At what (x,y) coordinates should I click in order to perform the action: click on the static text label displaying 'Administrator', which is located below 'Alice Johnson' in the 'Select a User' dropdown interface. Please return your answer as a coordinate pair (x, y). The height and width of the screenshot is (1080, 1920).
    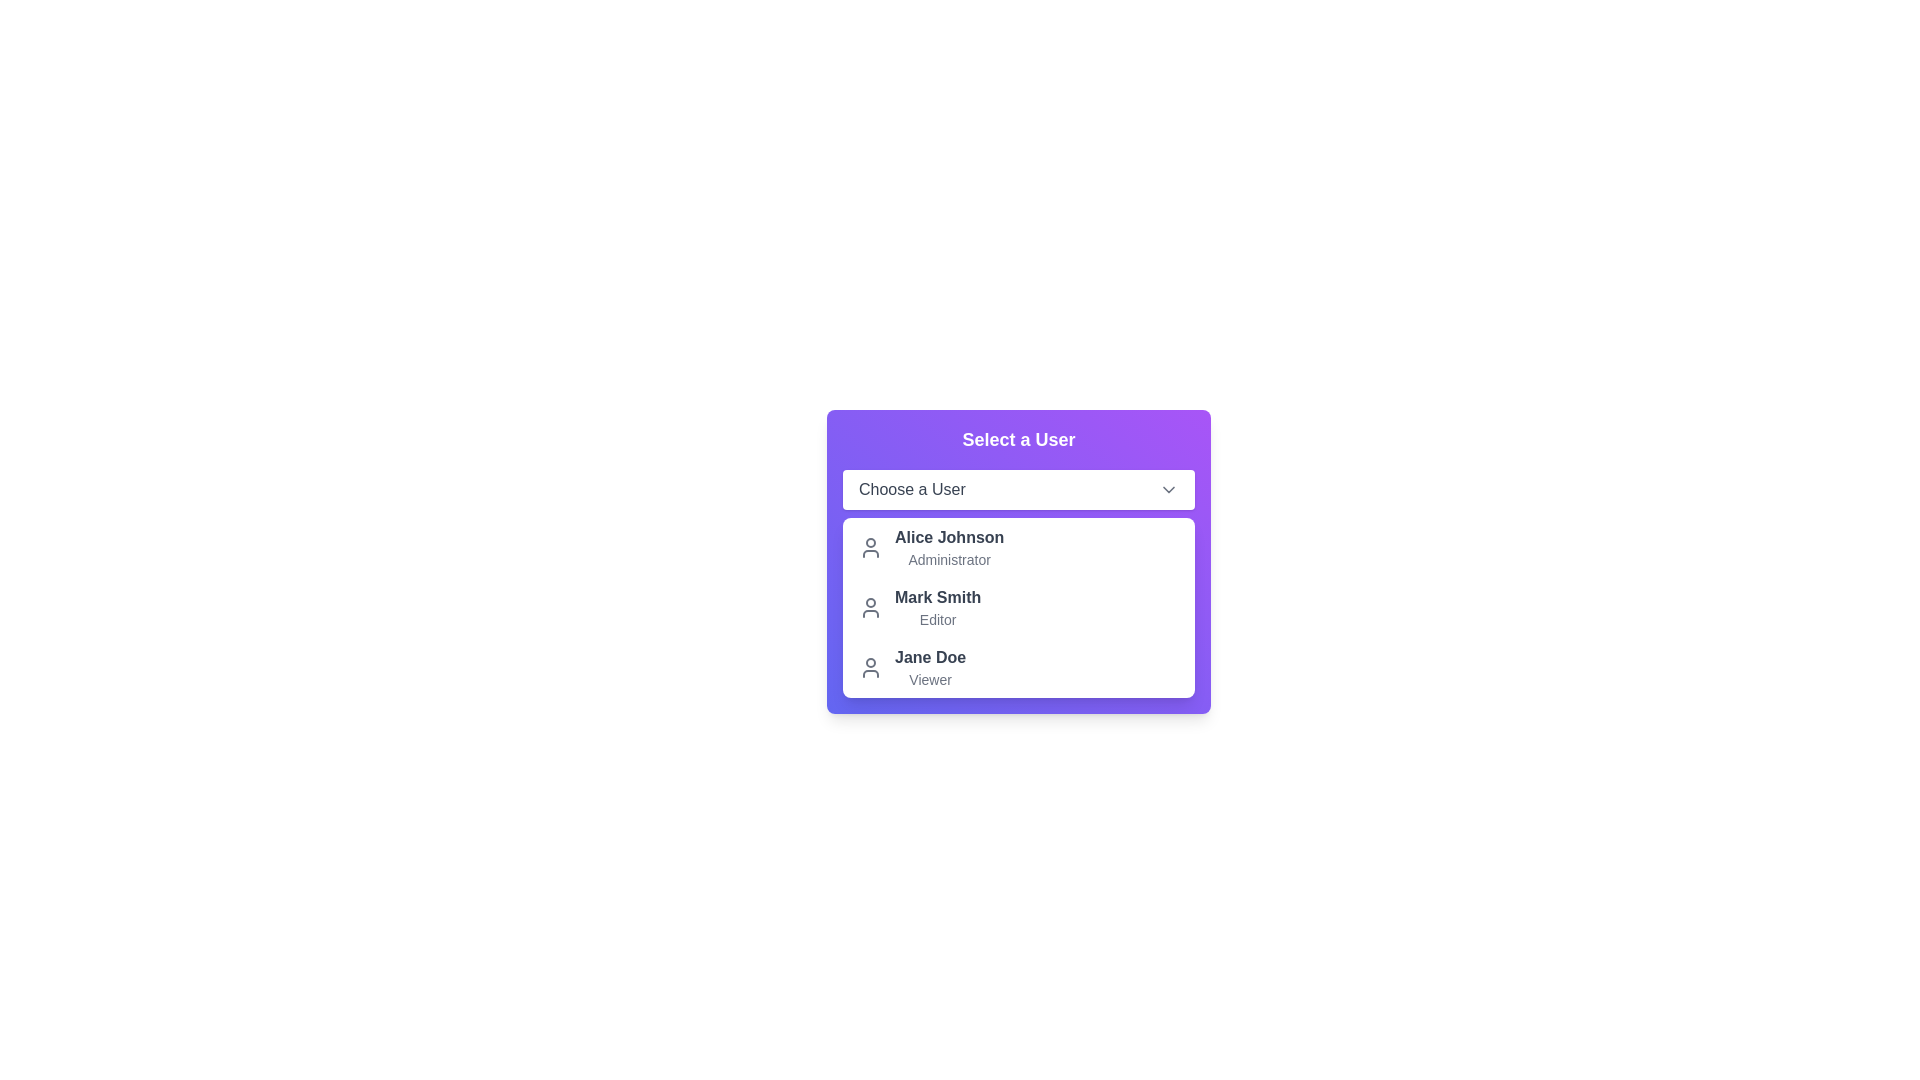
    Looking at the image, I should click on (948, 559).